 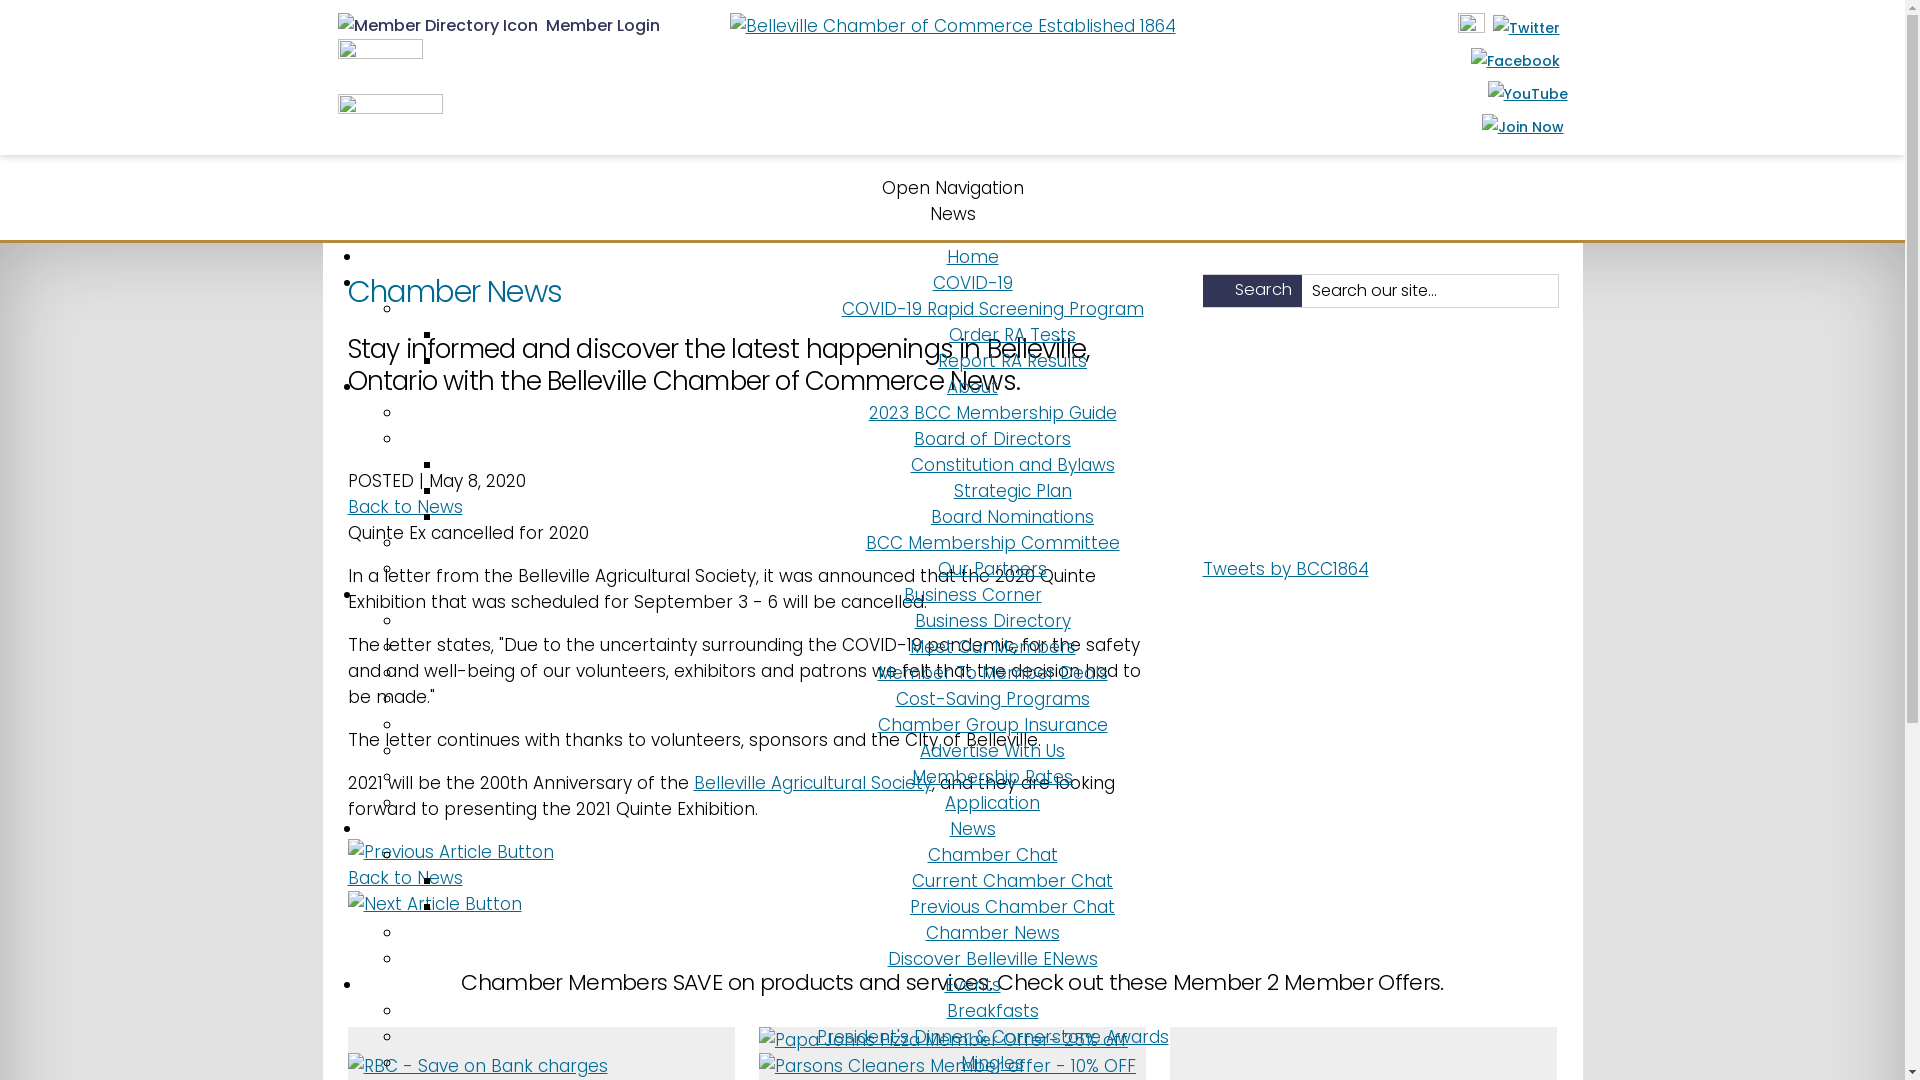 I want to click on 'Strategic Plan', so click(x=1012, y=490).